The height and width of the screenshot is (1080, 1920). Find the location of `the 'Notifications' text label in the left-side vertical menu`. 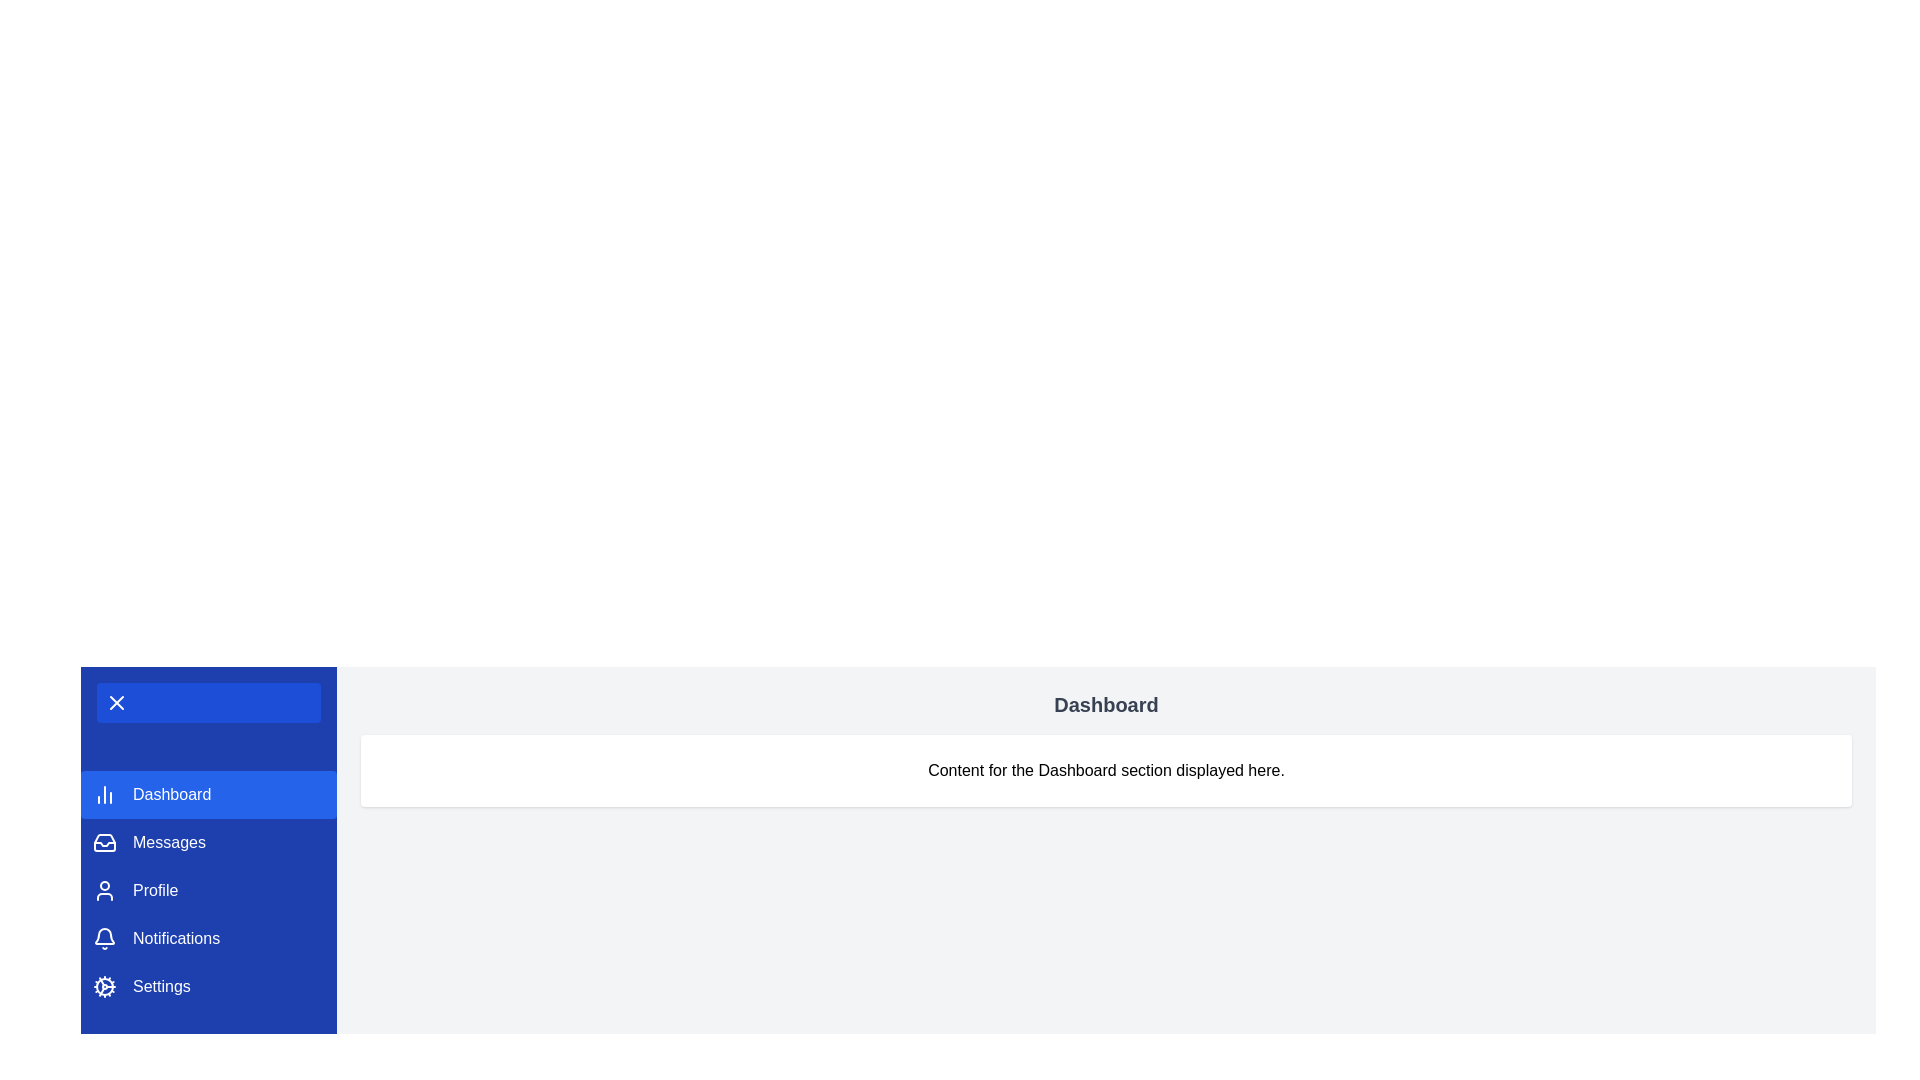

the 'Notifications' text label in the left-side vertical menu is located at coordinates (176, 938).